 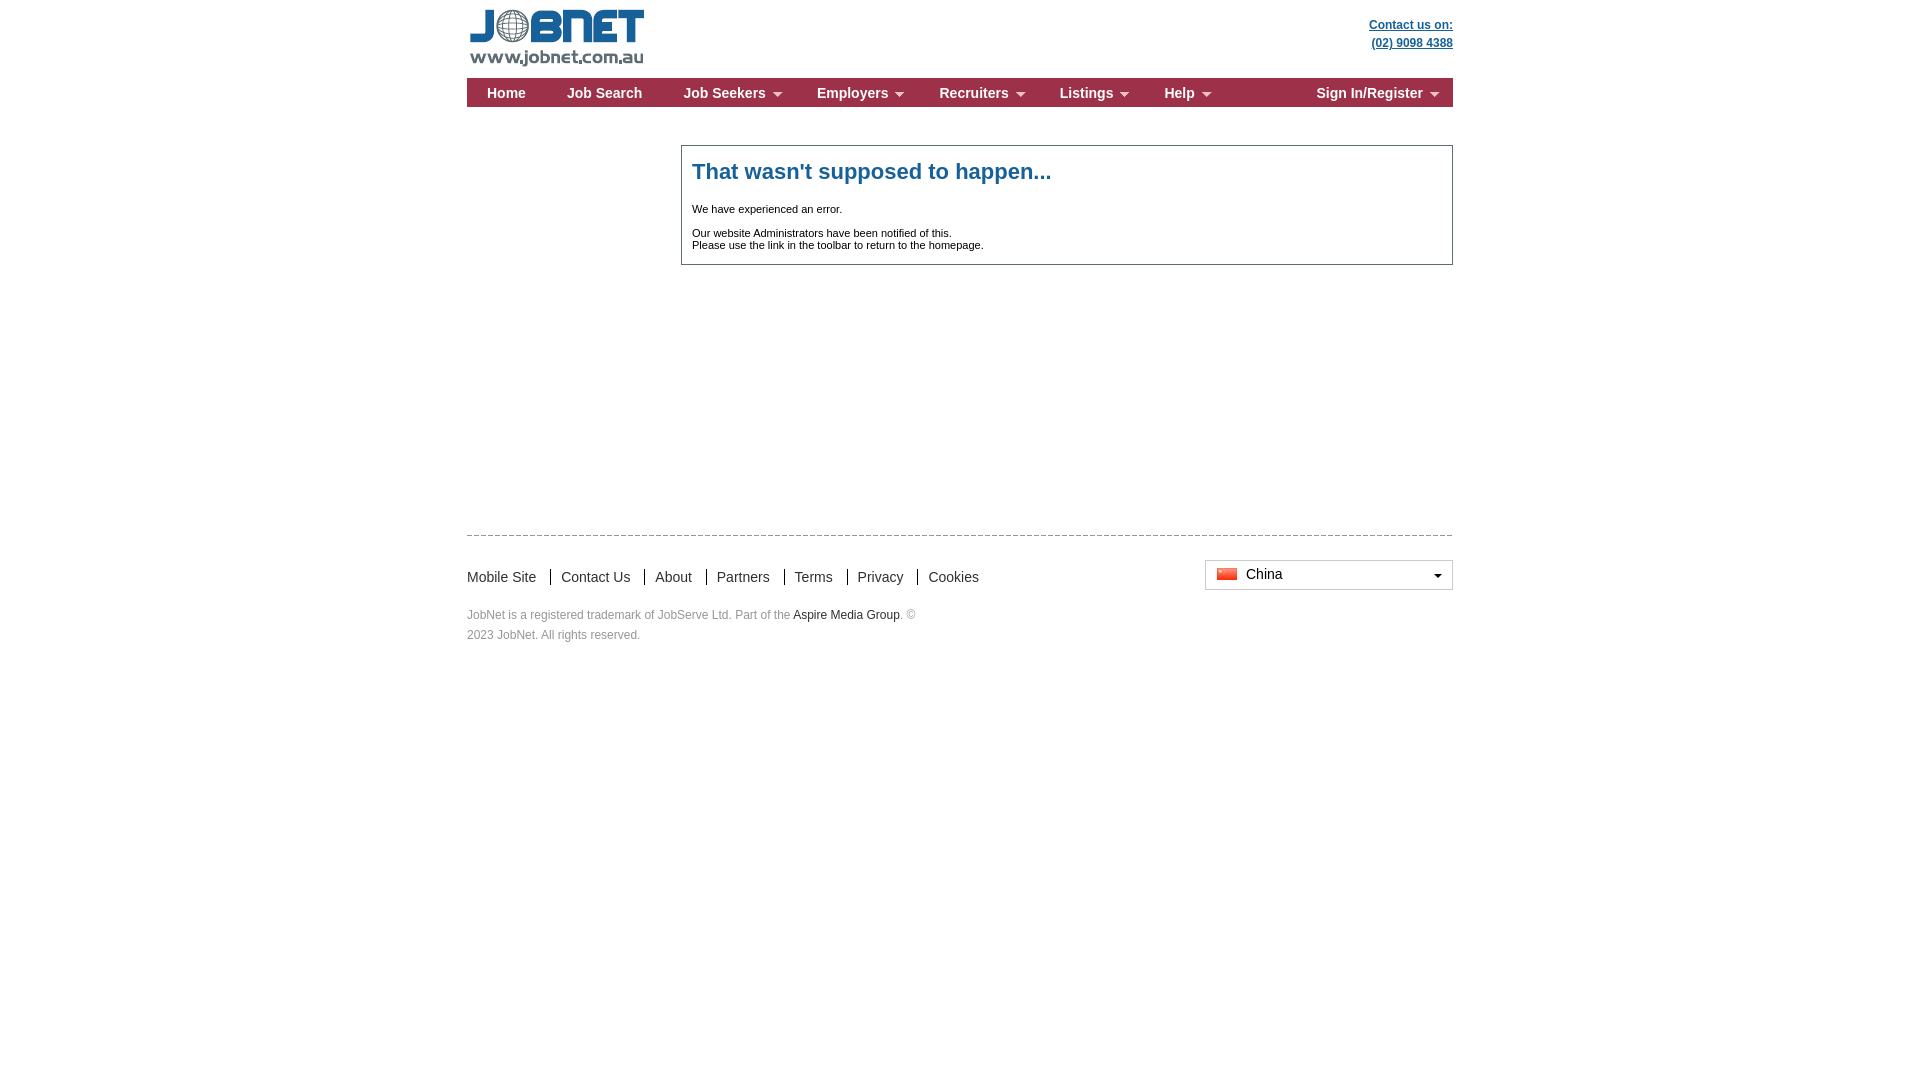 I want to click on 'Partners', so click(x=742, y=577).